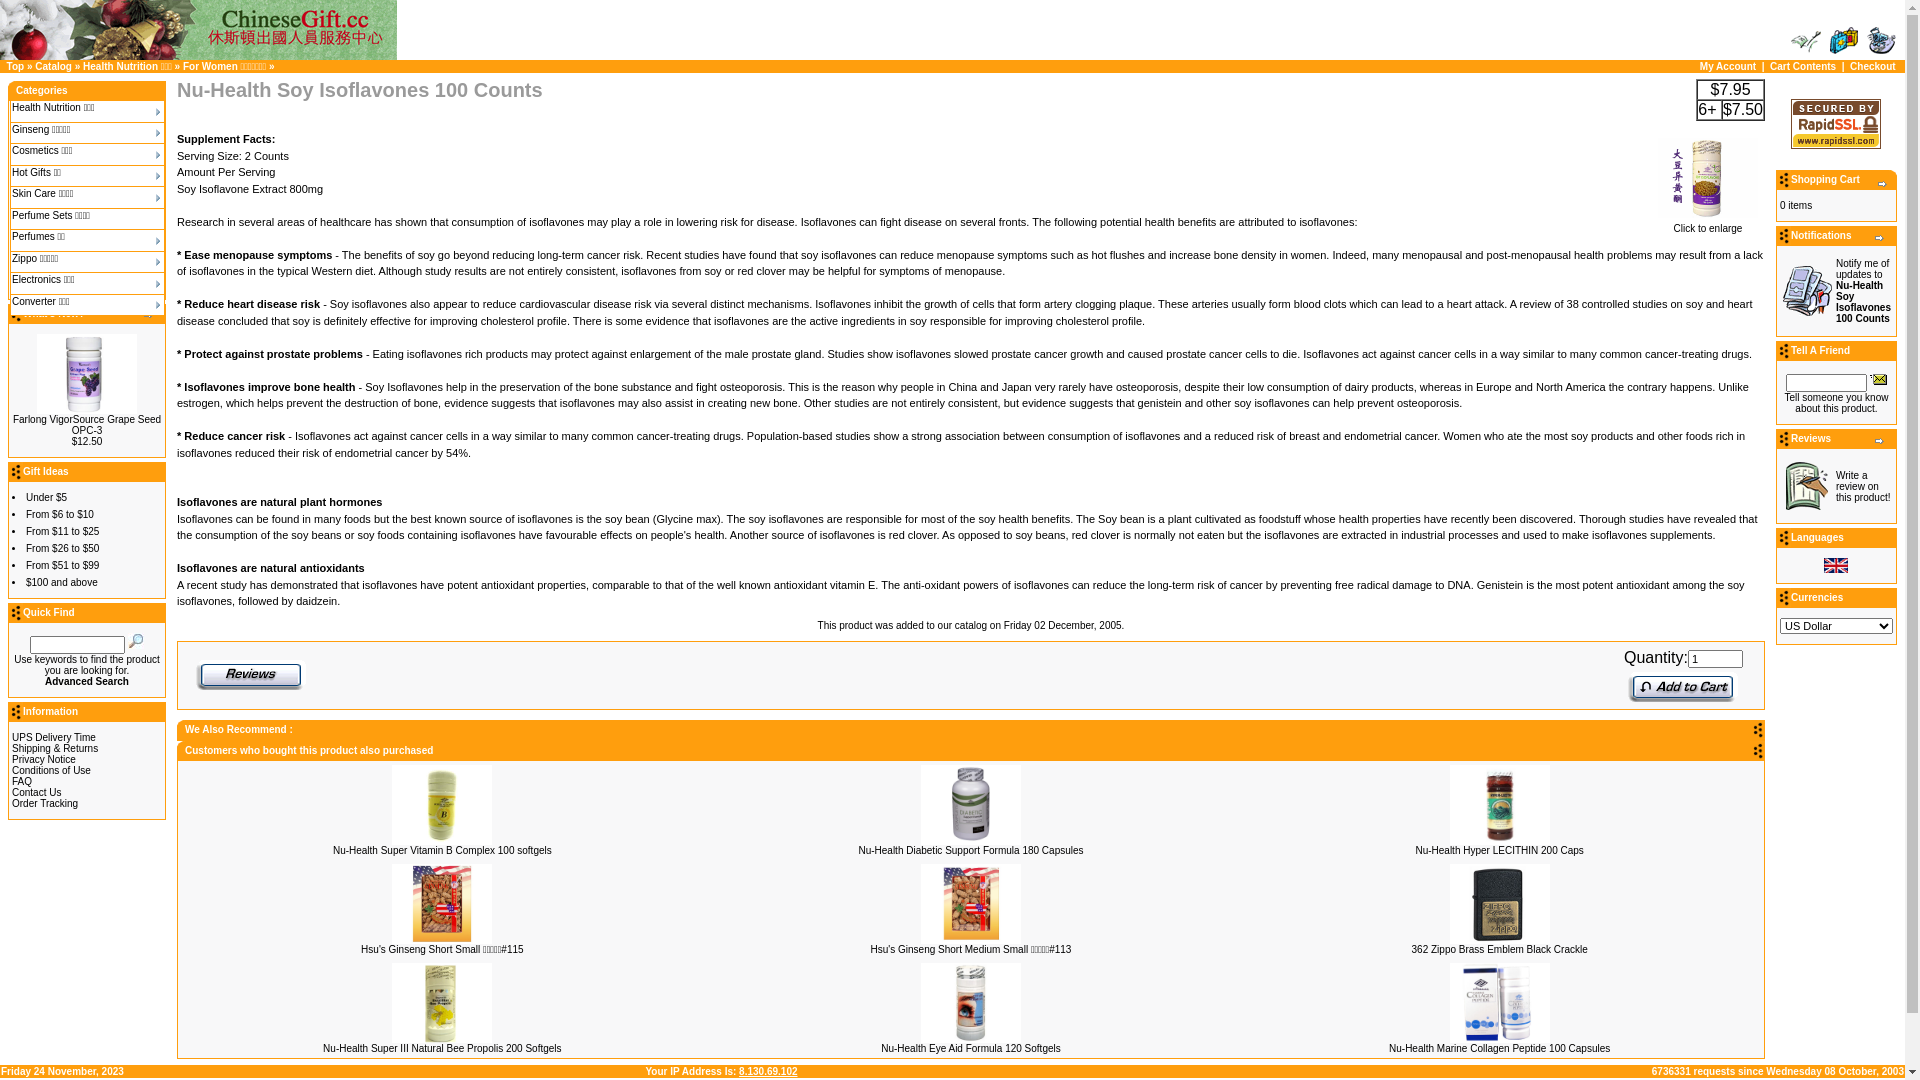 The image size is (1920, 1080). What do you see at coordinates (54, 748) in the screenshot?
I see `'Shipping & Returns'` at bounding box center [54, 748].